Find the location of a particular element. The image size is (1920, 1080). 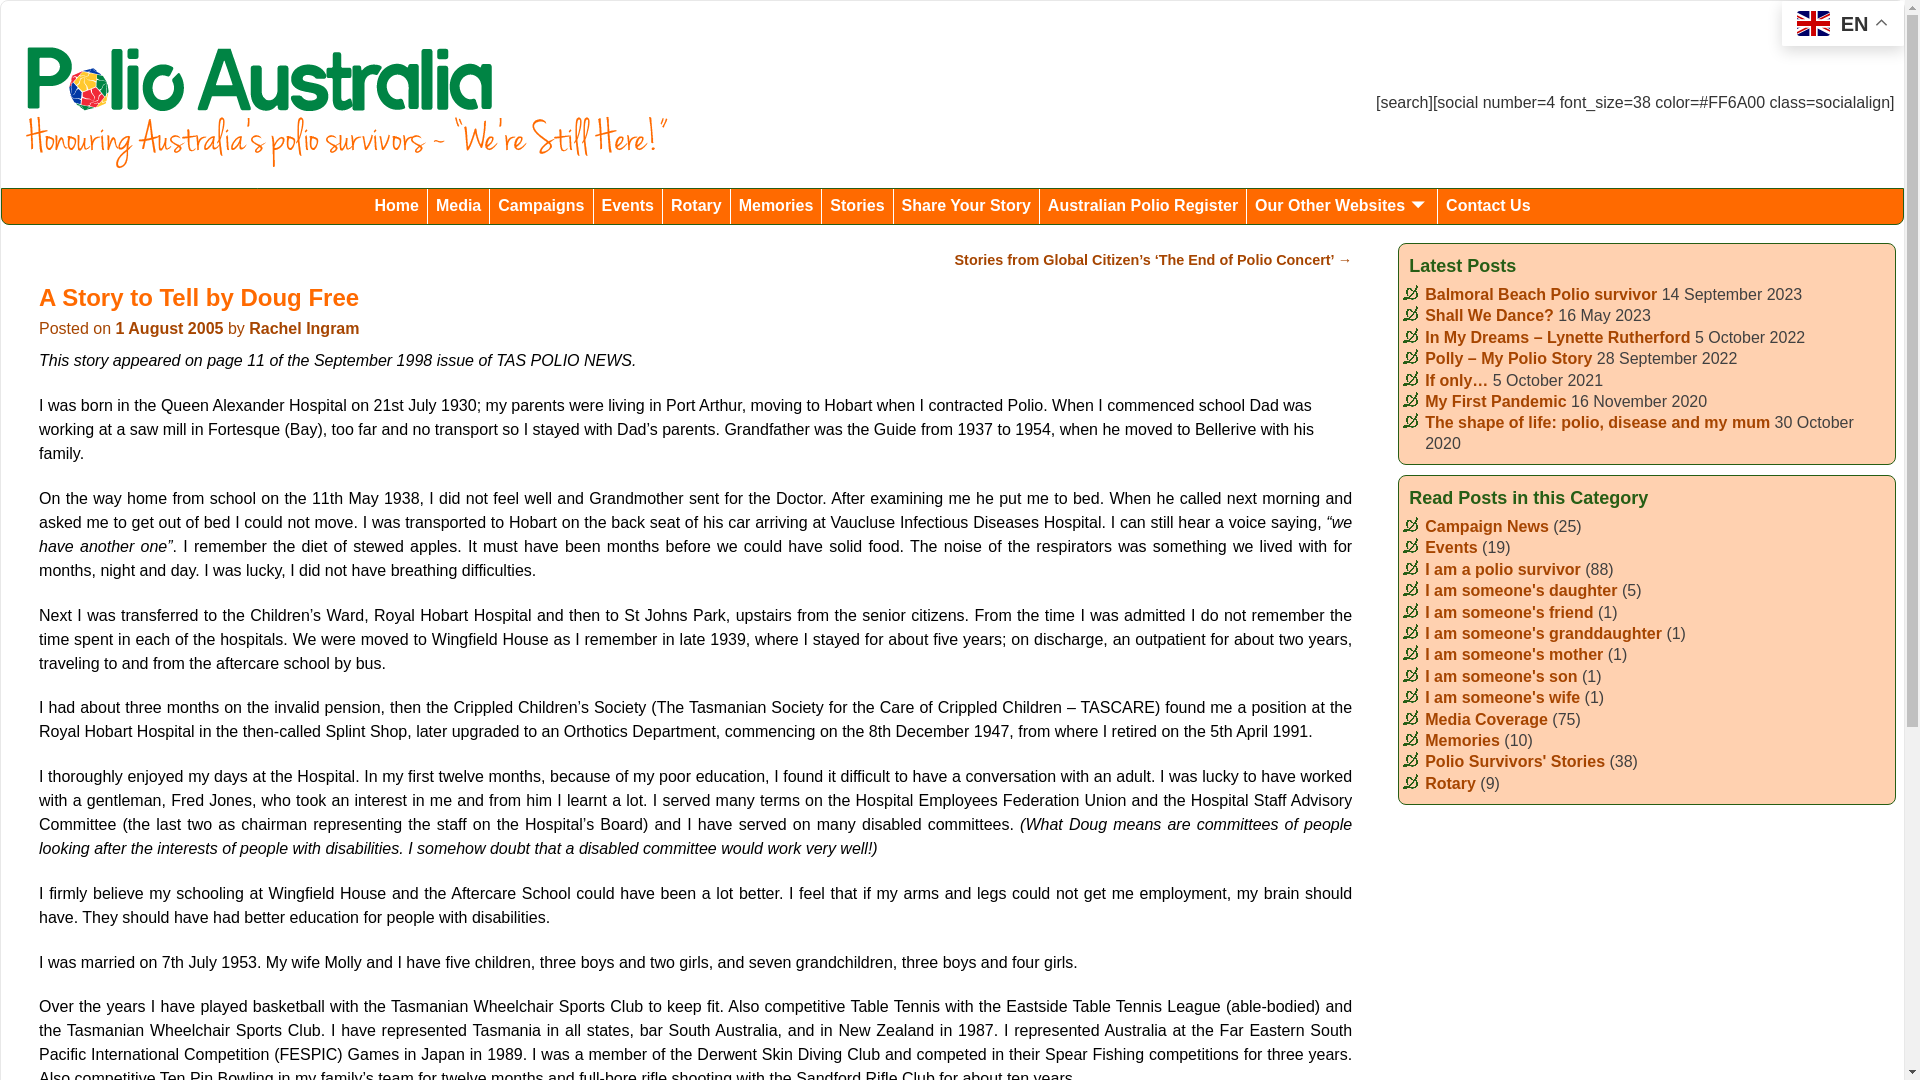

'Our Other Websites' is located at coordinates (1342, 206).